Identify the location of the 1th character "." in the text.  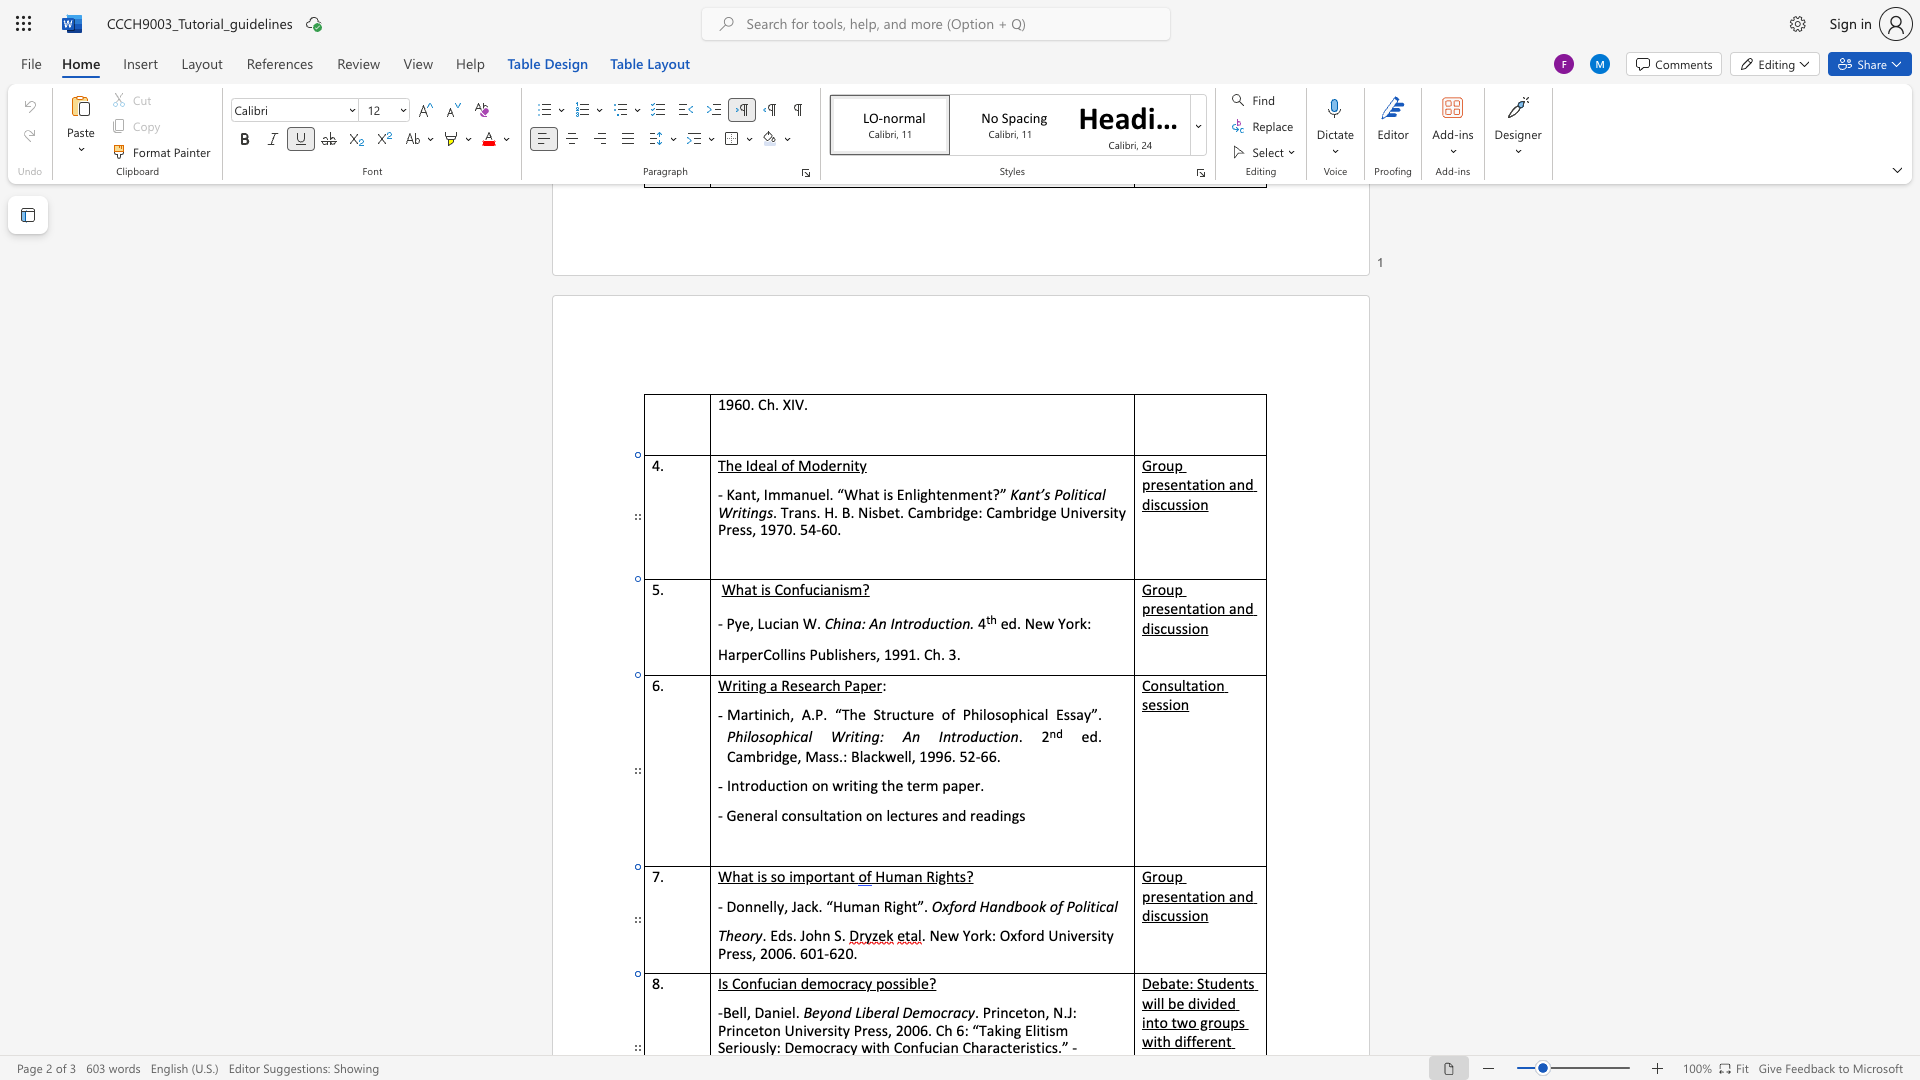
(977, 1012).